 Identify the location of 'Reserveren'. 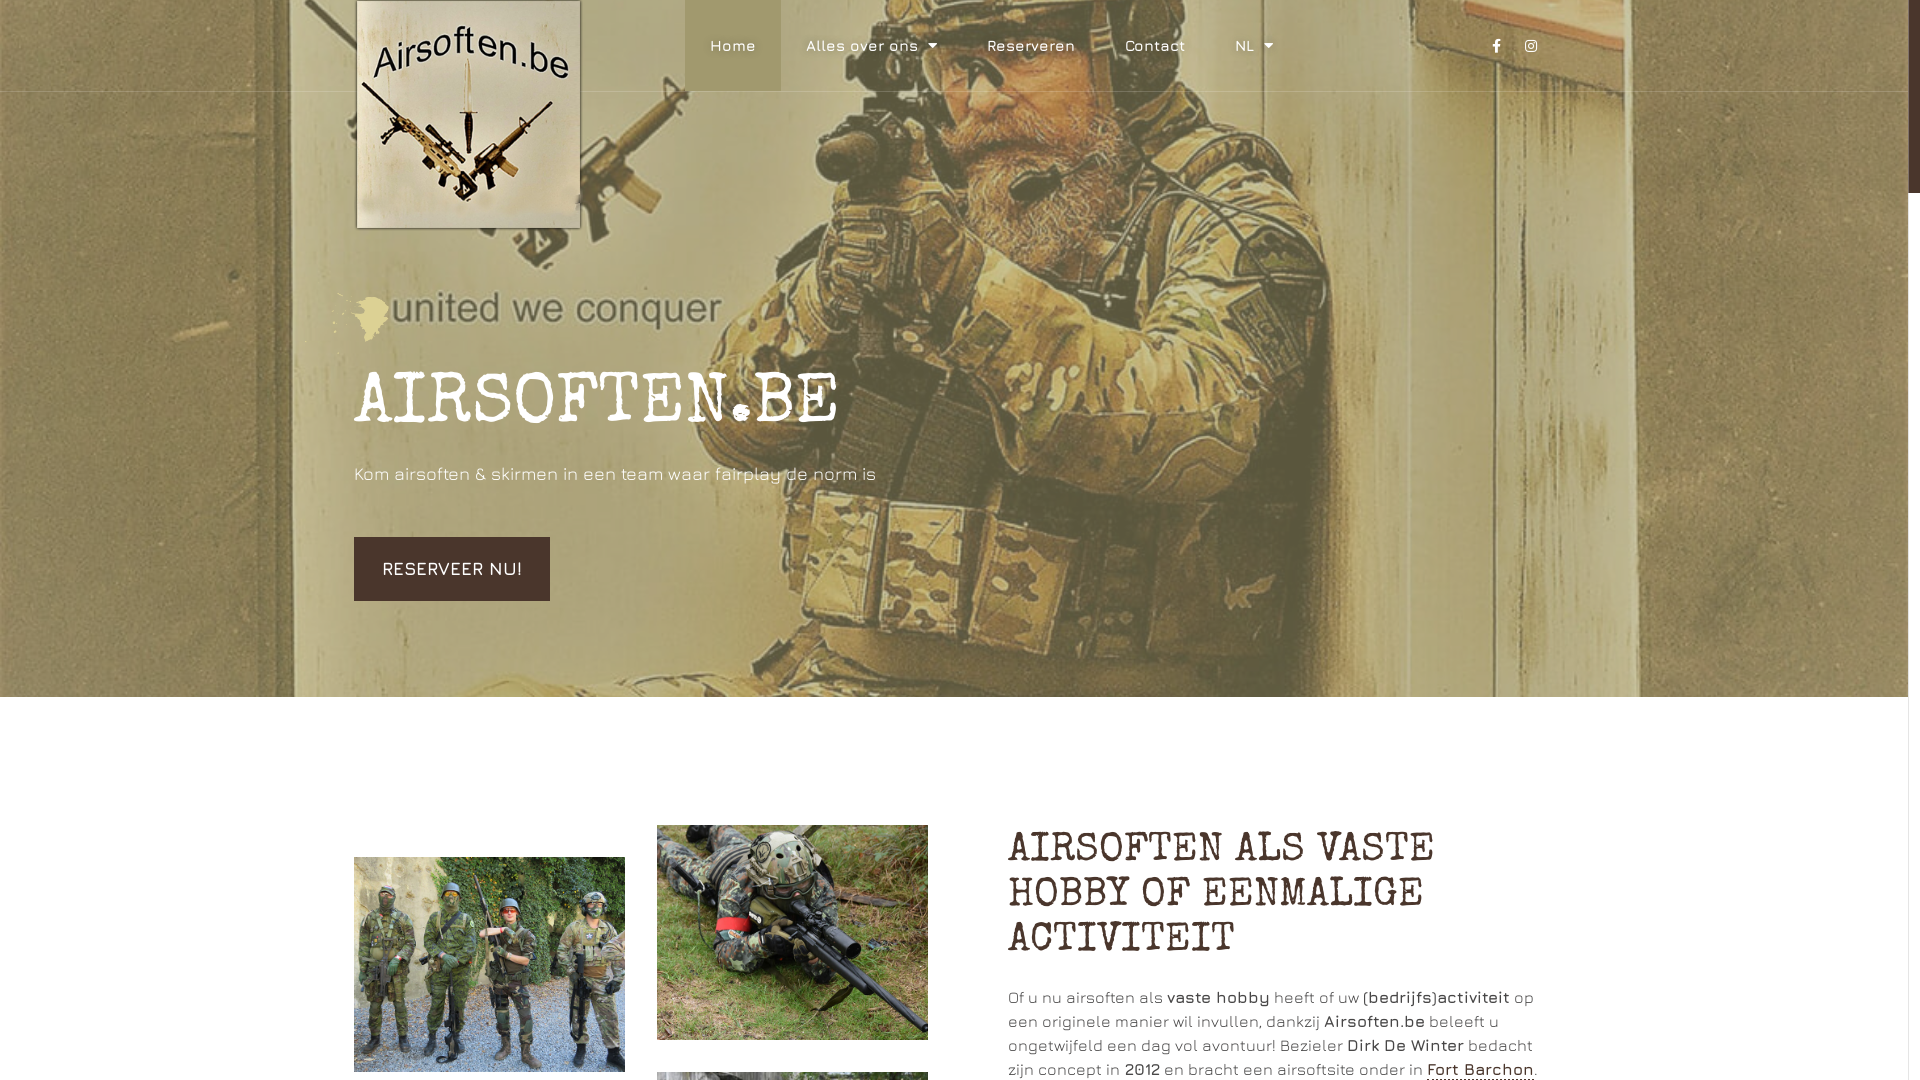
(961, 45).